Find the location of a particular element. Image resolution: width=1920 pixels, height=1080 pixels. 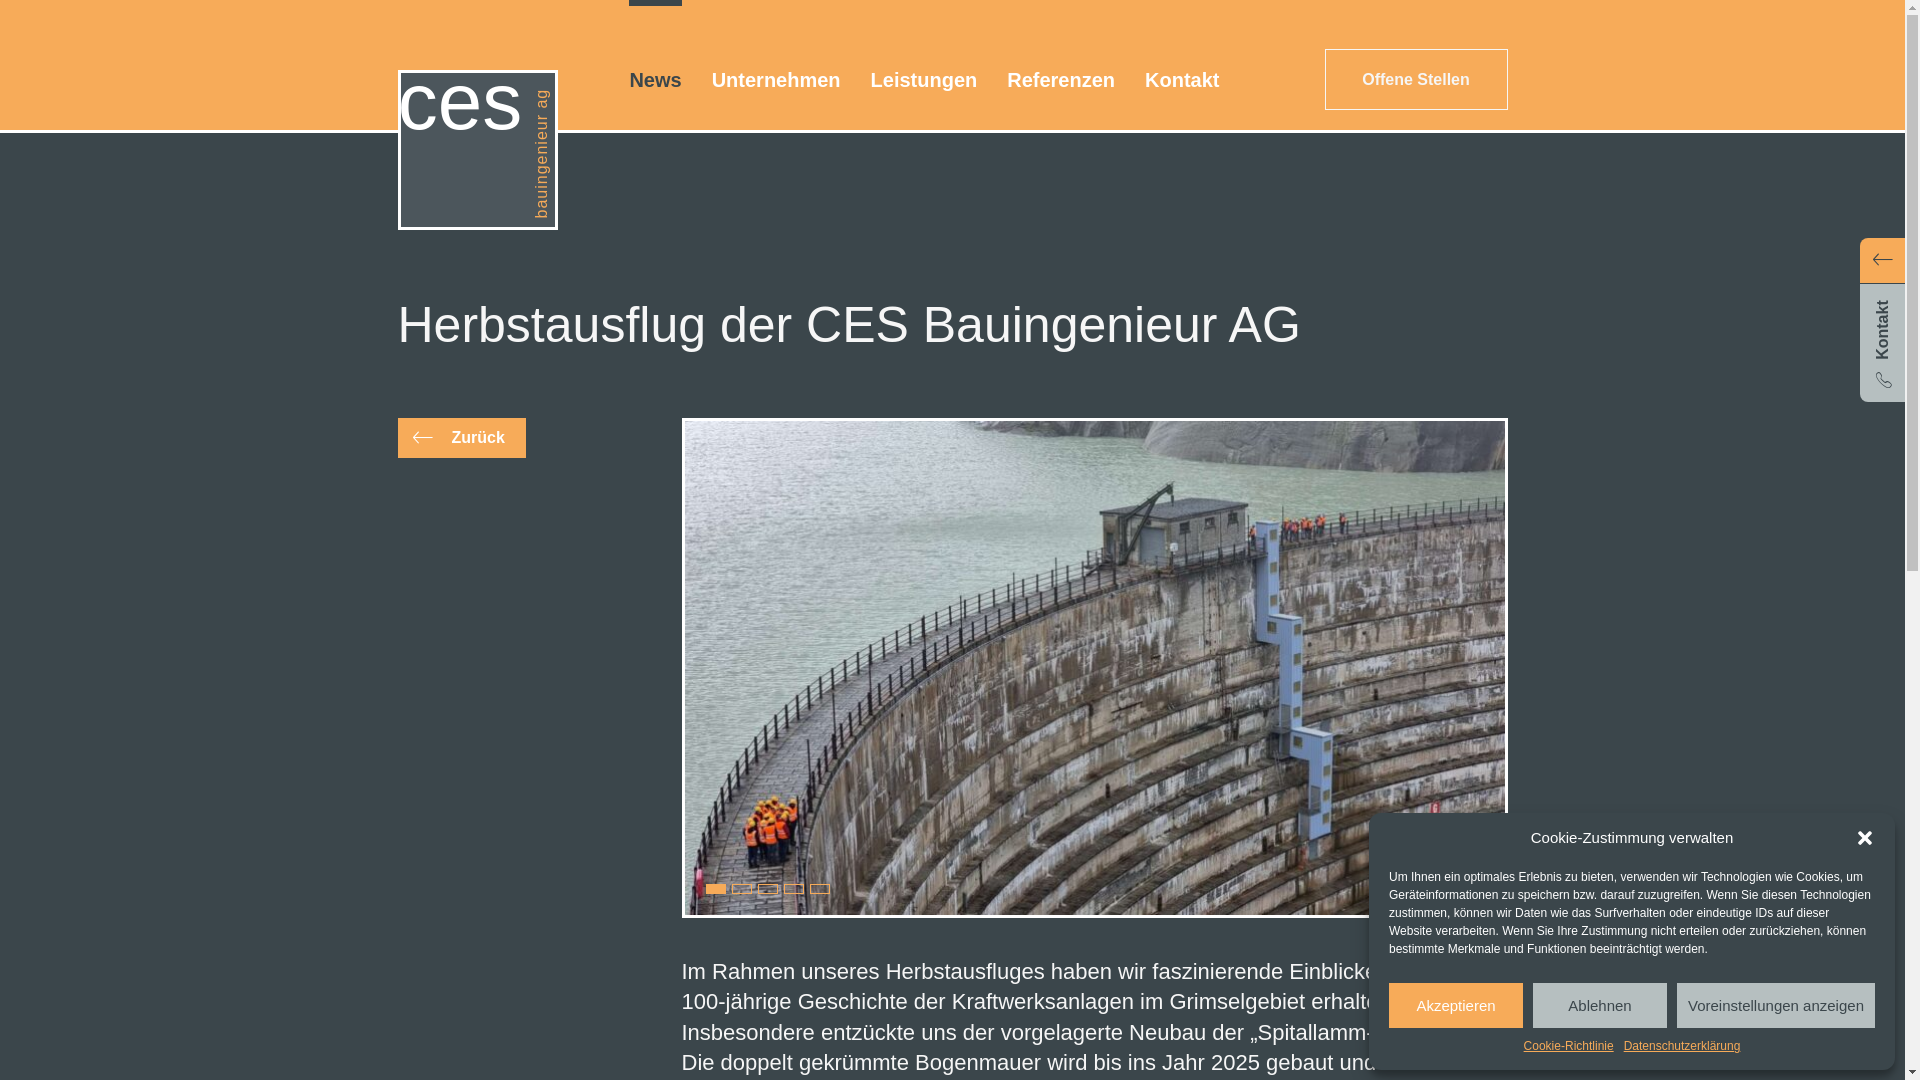

'Unternehmen' is located at coordinates (775, 79).